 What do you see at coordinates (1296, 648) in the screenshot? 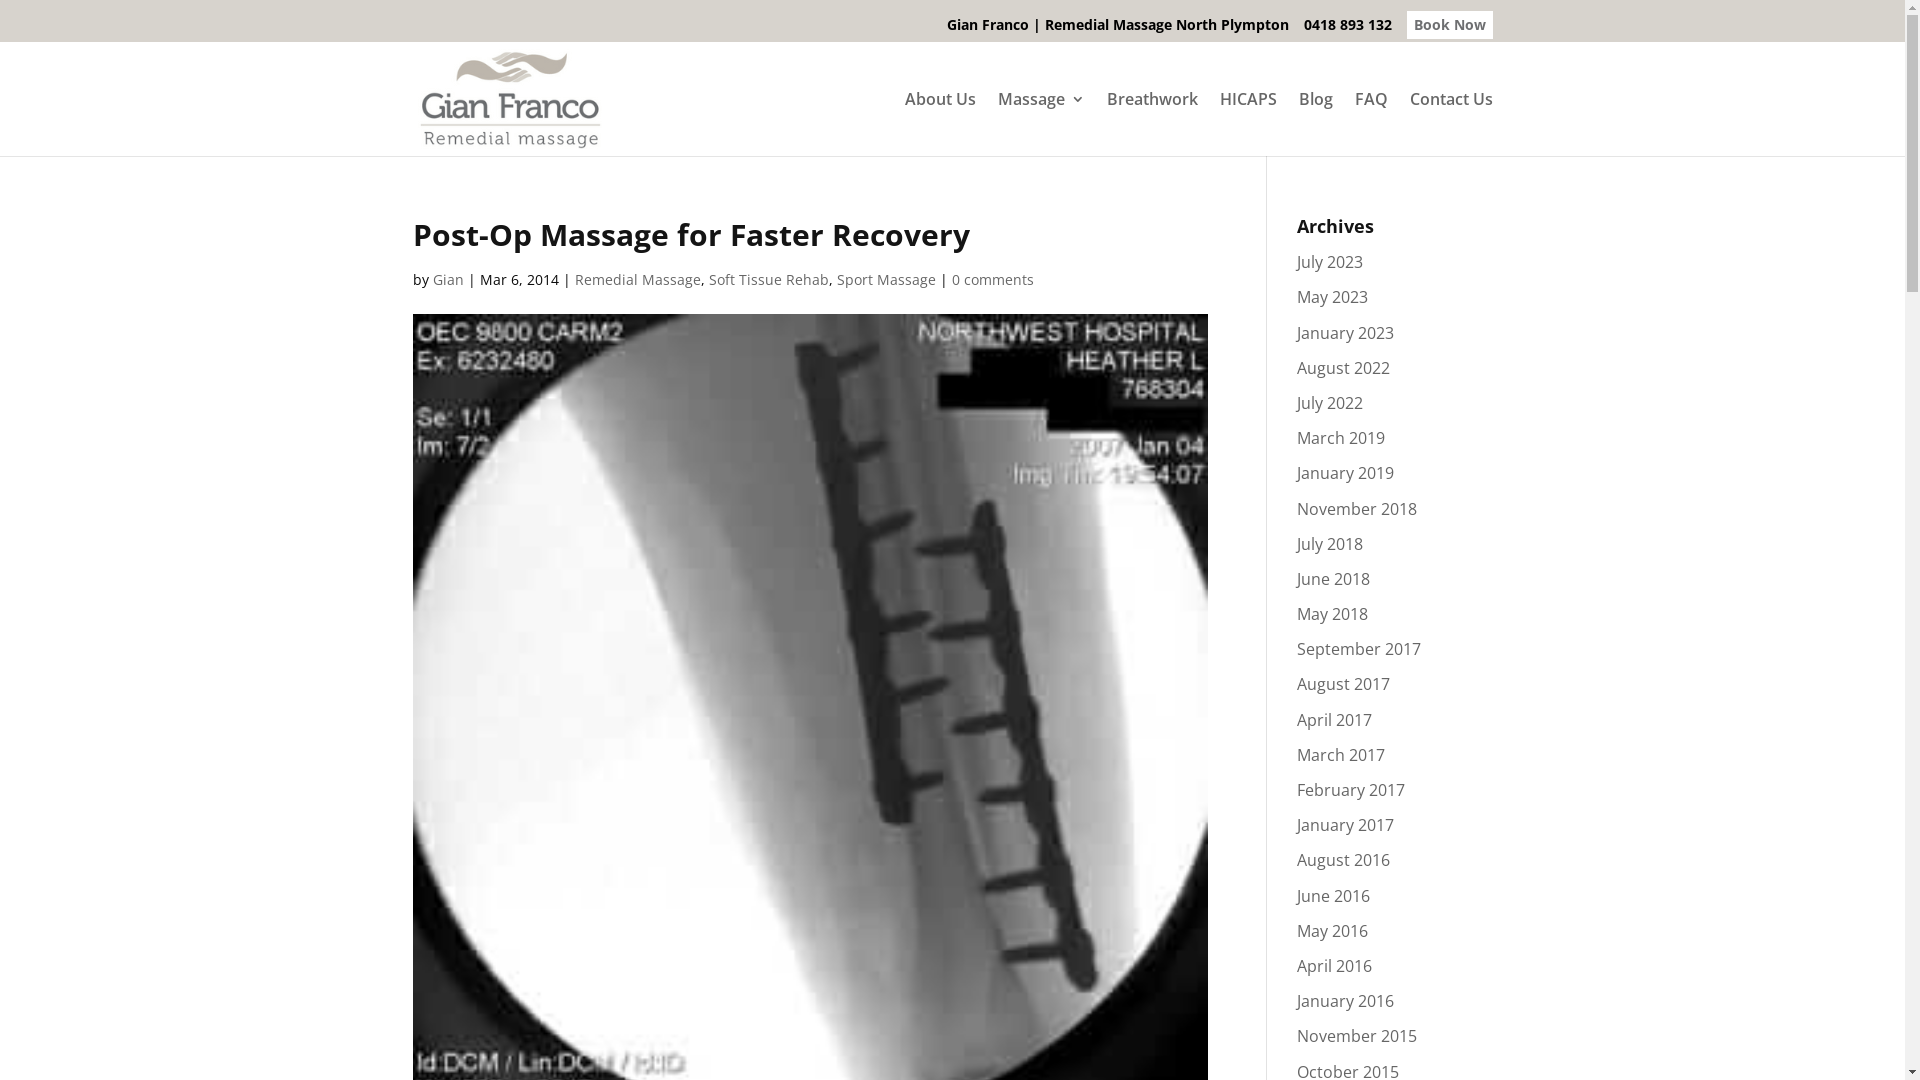
I see `'September 2017'` at bounding box center [1296, 648].